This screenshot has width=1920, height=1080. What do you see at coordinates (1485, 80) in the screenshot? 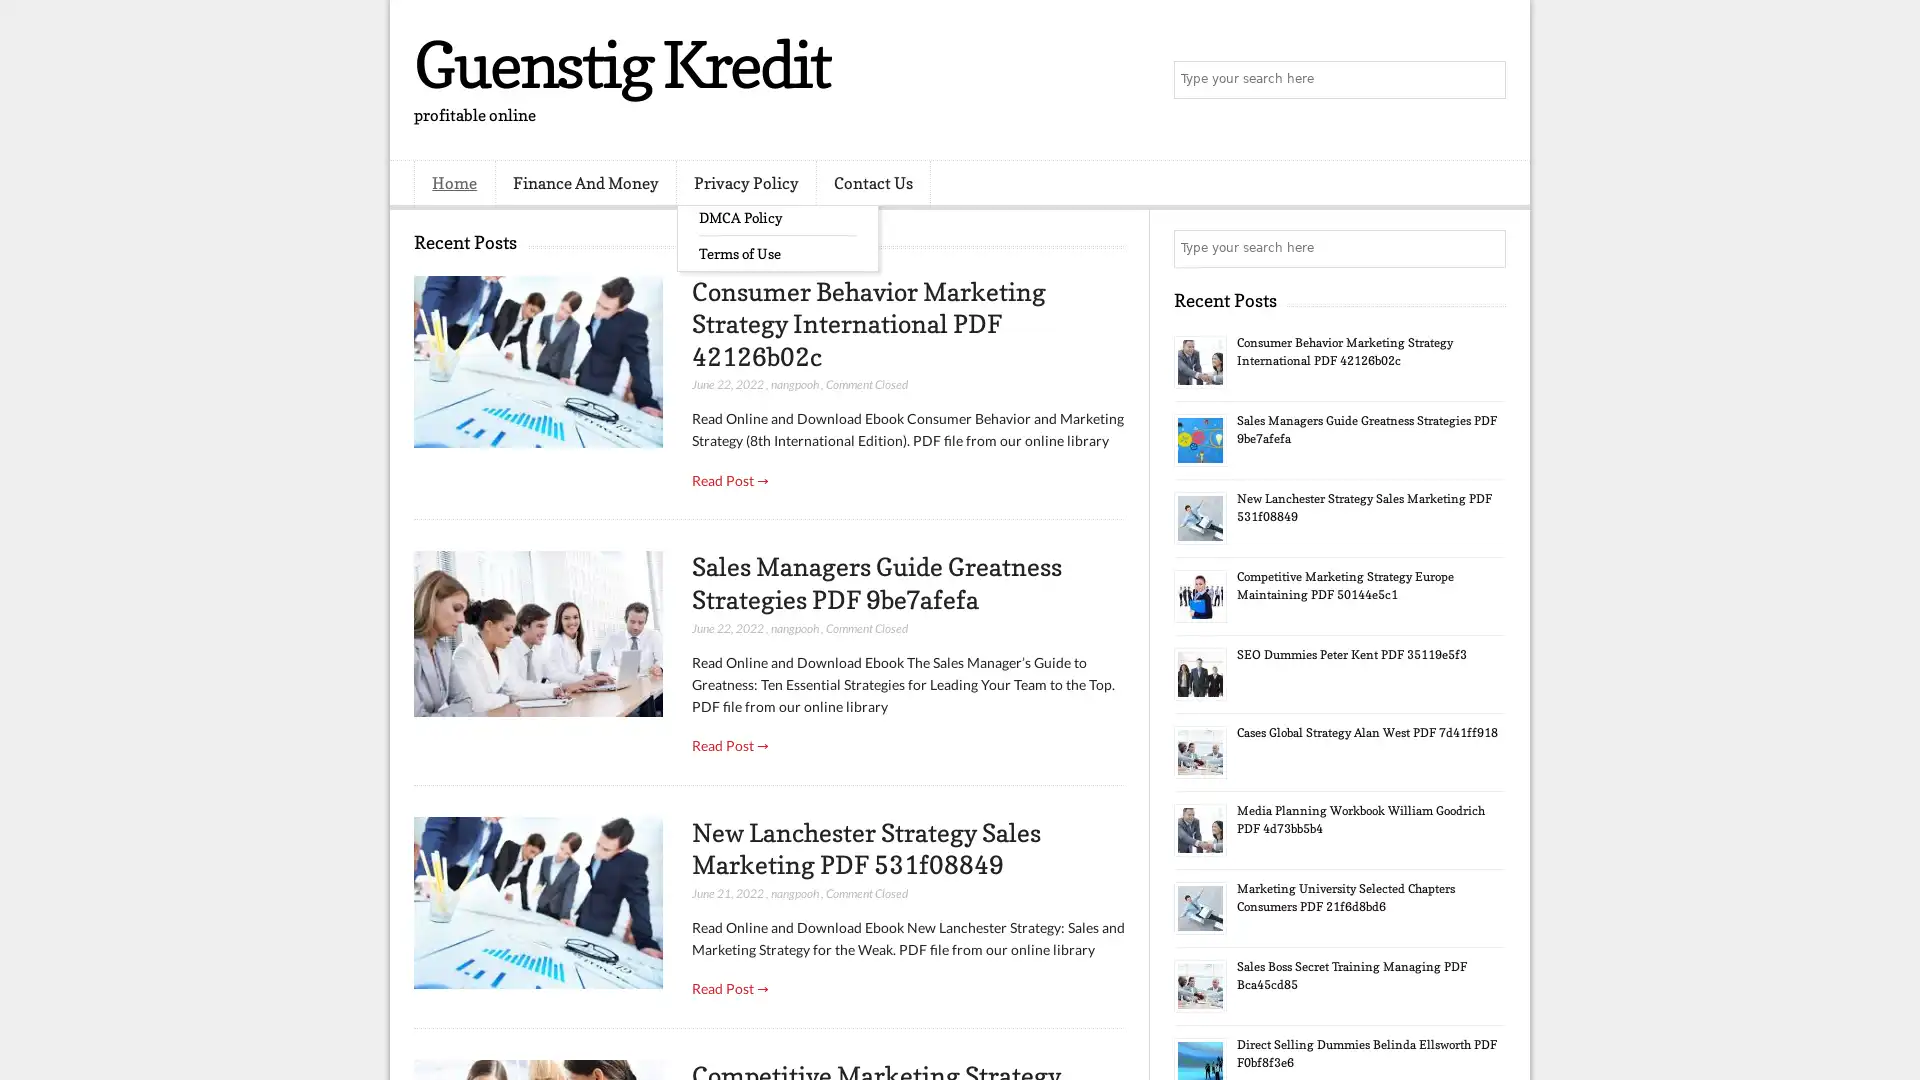
I see `Search` at bounding box center [1485, 80].